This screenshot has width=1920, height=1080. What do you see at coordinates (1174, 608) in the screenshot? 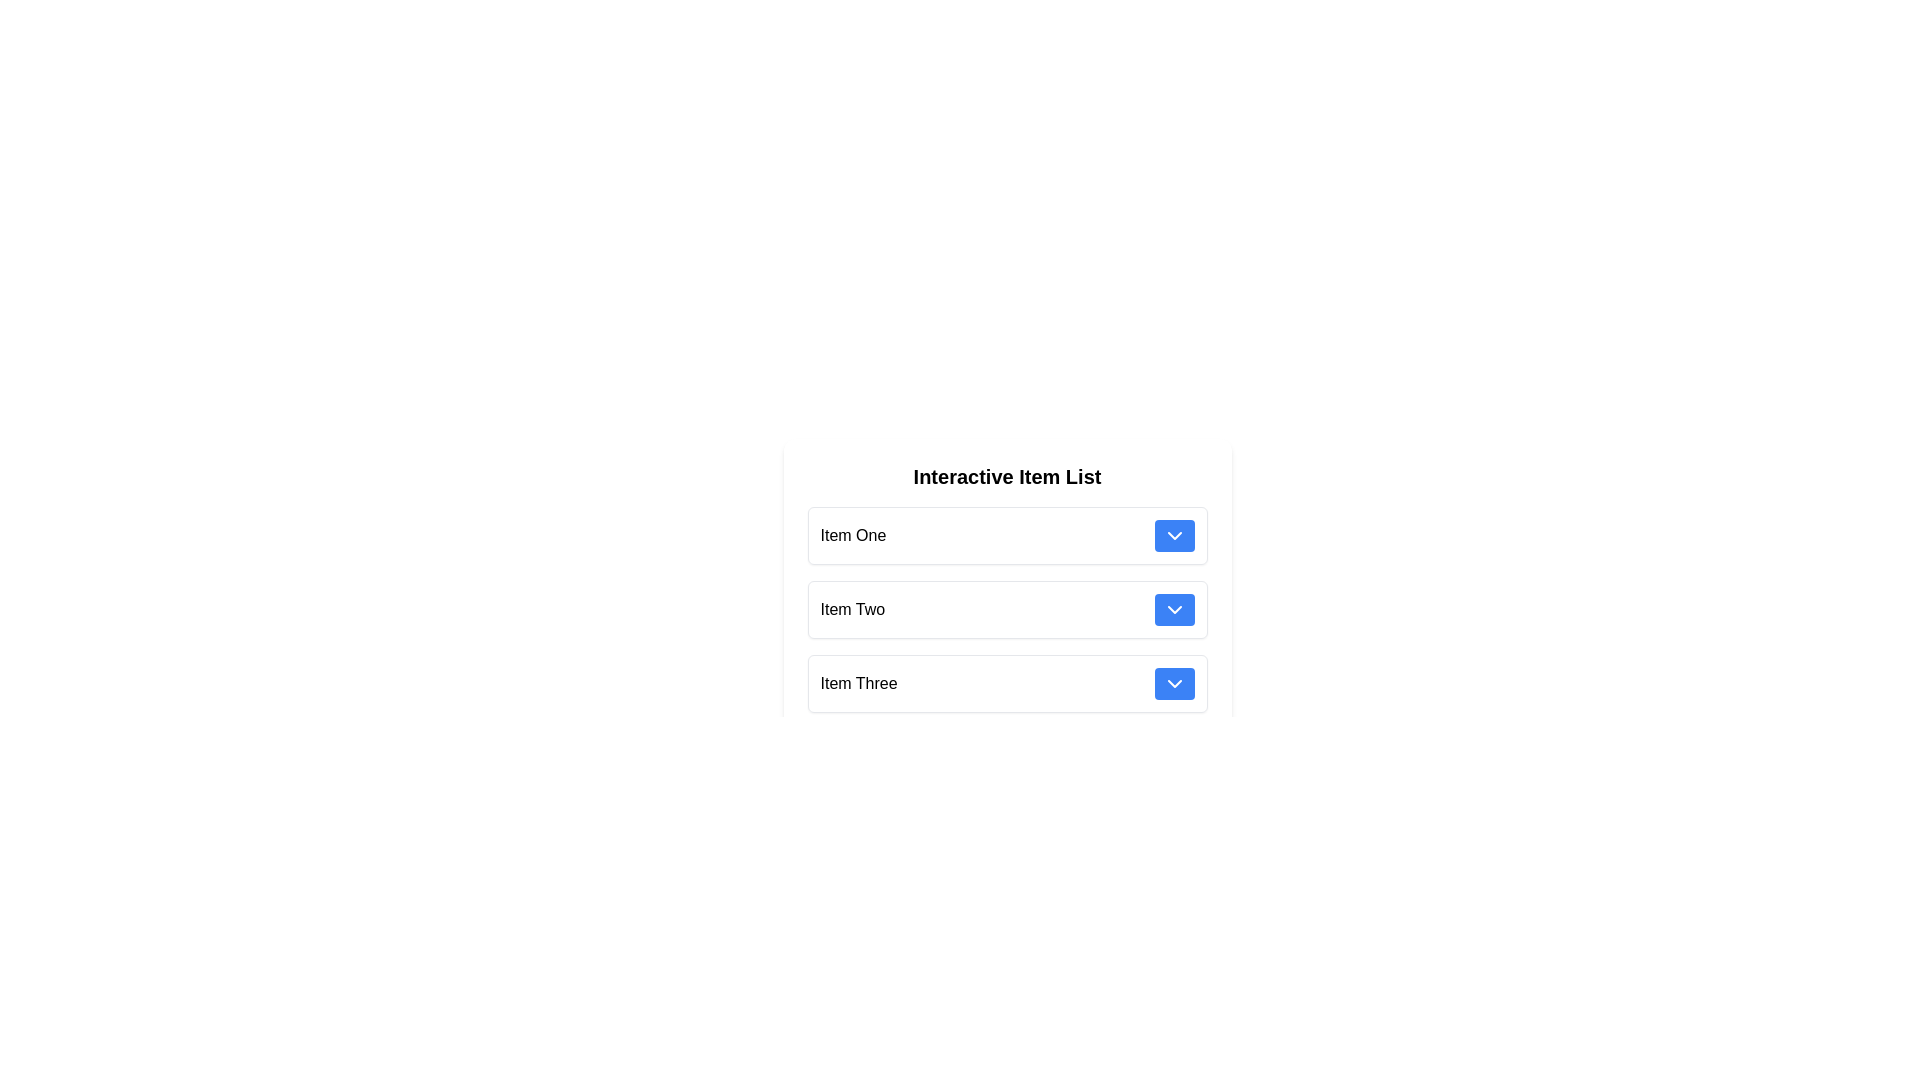
I see `the downward-pointing chevron SVG icon with a blue background, located in the dropdown button next to 'Item Two'` at bounding box center [1174, 608].